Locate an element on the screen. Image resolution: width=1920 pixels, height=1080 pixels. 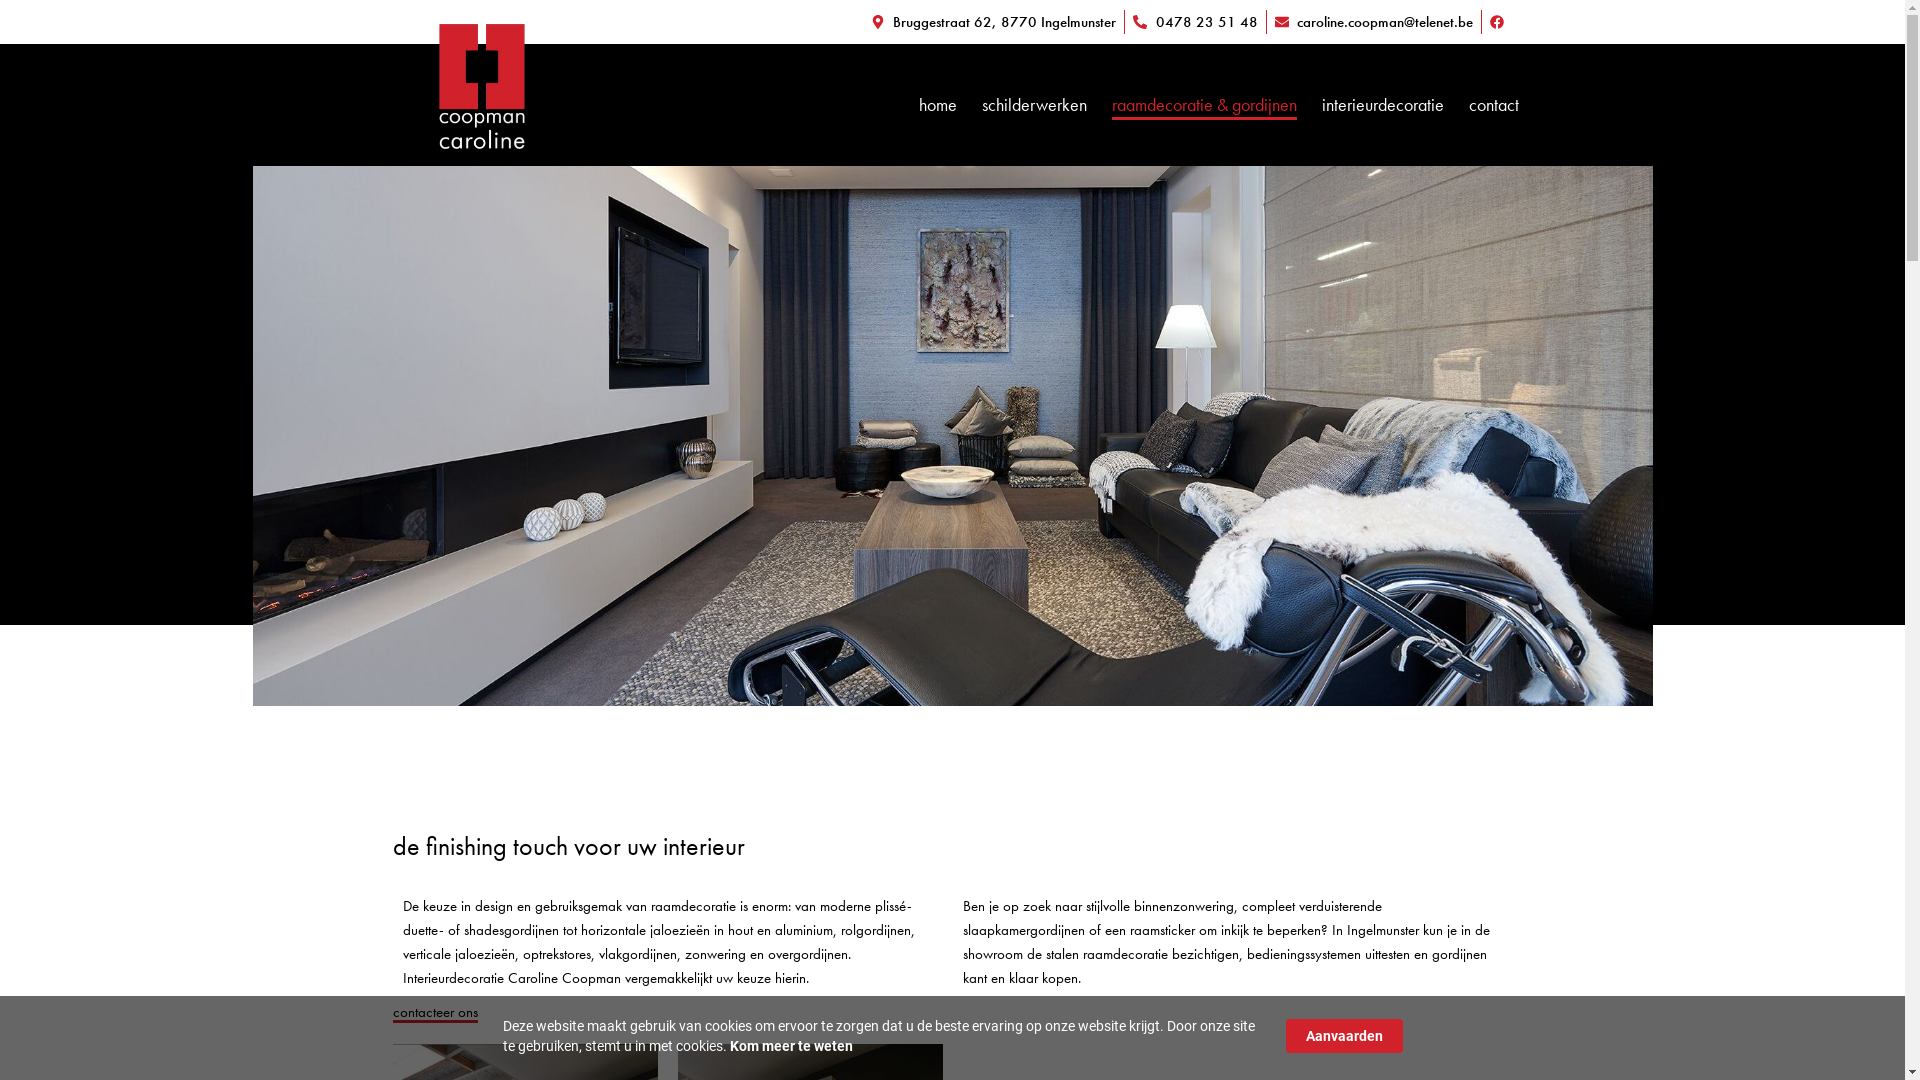
'contacteer ons' is located at coordinates (433, 1014).